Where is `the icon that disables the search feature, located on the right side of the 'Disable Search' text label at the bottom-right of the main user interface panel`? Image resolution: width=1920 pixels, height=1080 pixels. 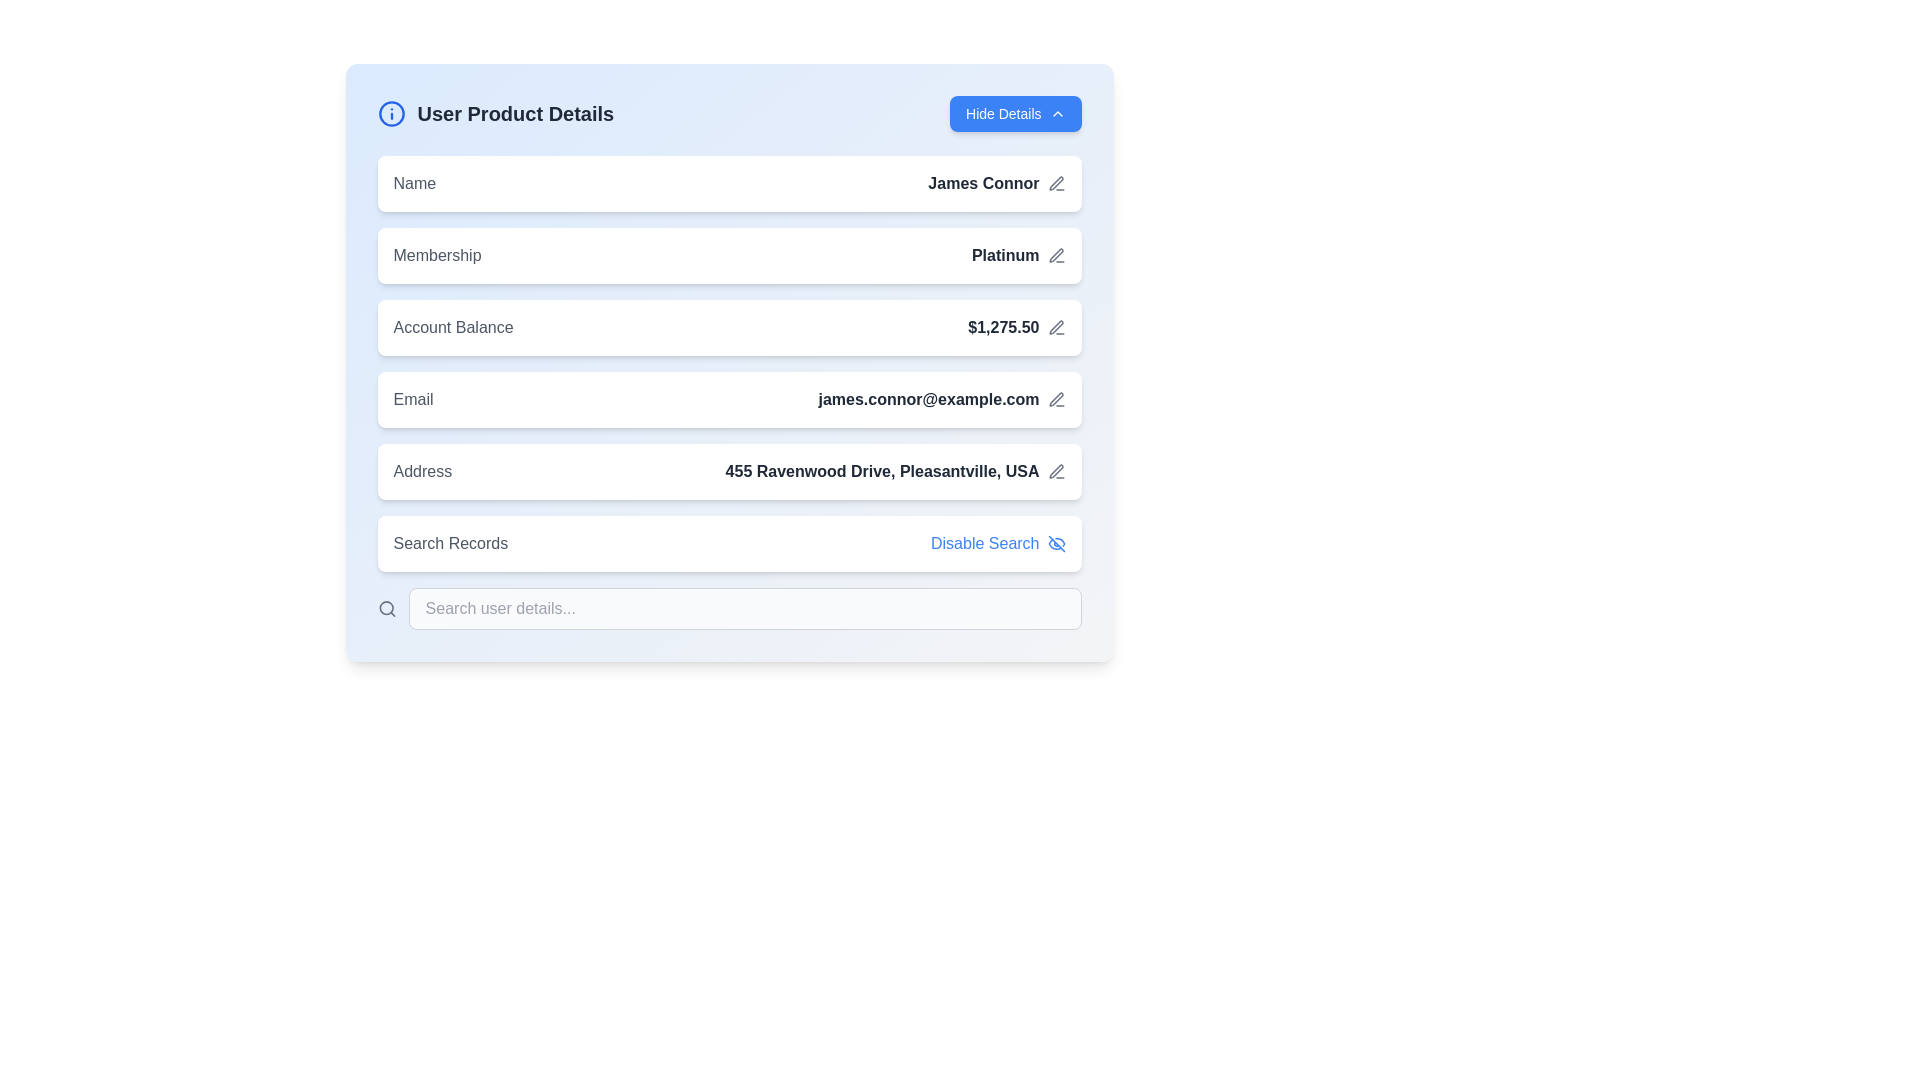
the icon that disables the search feature, located on the right side of the 'Disable Search' text label at the bottom-right of the main user interface panel is located at coordinates (1055, 543).